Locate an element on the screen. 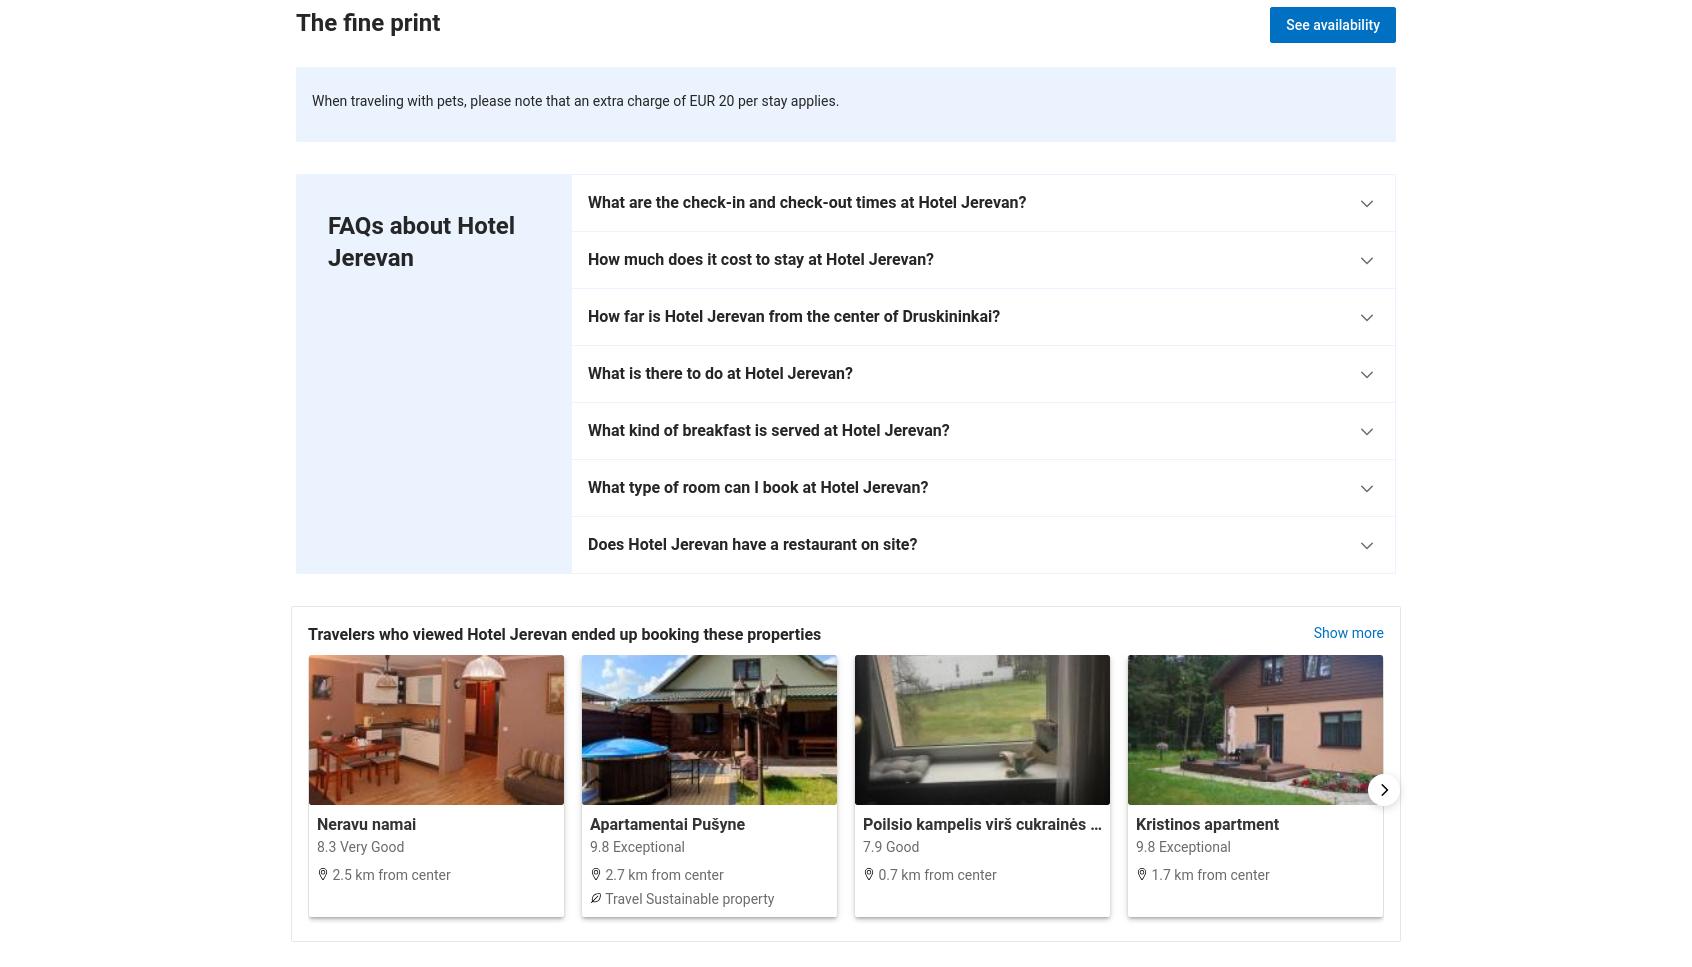 The image size is (1692, 967). 'What are the check-in and check-out times at Hotel Jerevan?' is located at coordinates (807, 200).